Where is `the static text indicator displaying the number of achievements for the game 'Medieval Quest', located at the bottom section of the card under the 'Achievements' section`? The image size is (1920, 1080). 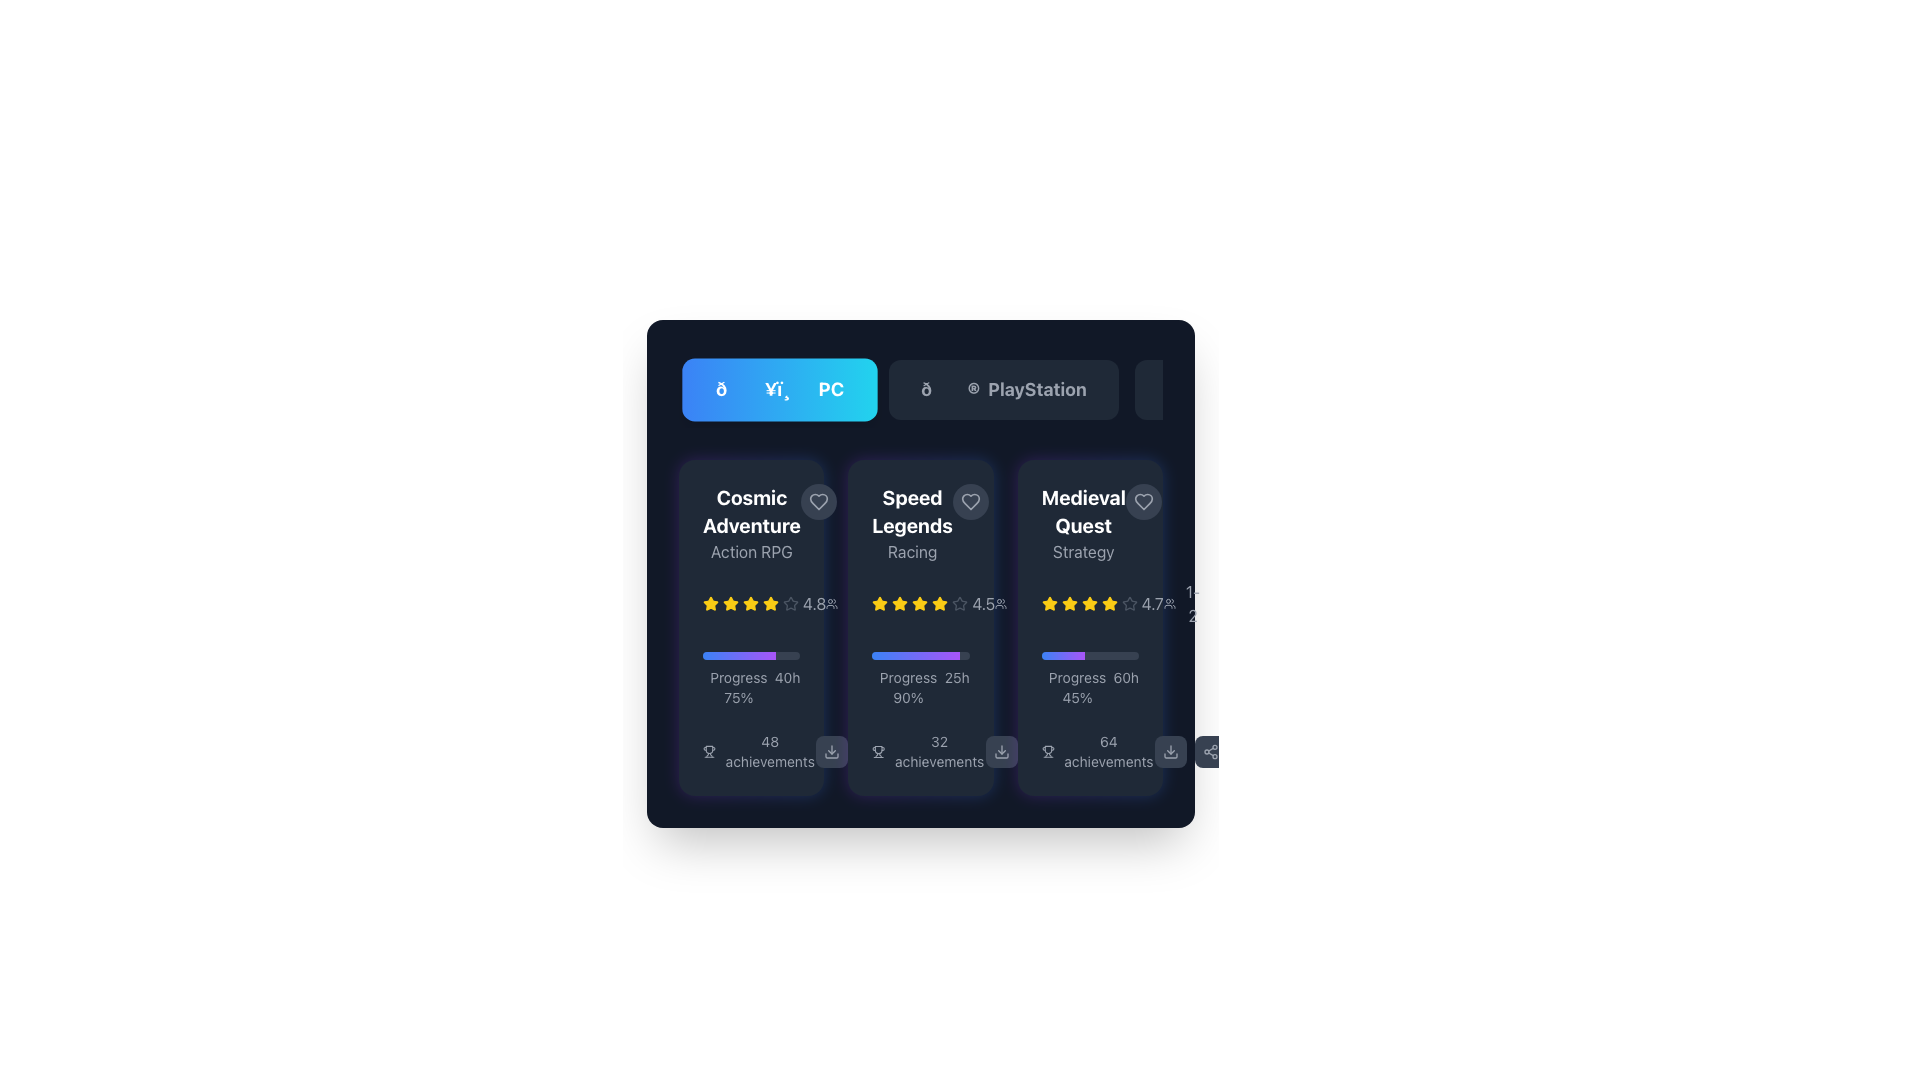
the static text indicator displaying the number of achievements for the game 'Medieval Quest', located at the bottom section of the card under the 'Achievements' section is located at coordinates (1089, 752).